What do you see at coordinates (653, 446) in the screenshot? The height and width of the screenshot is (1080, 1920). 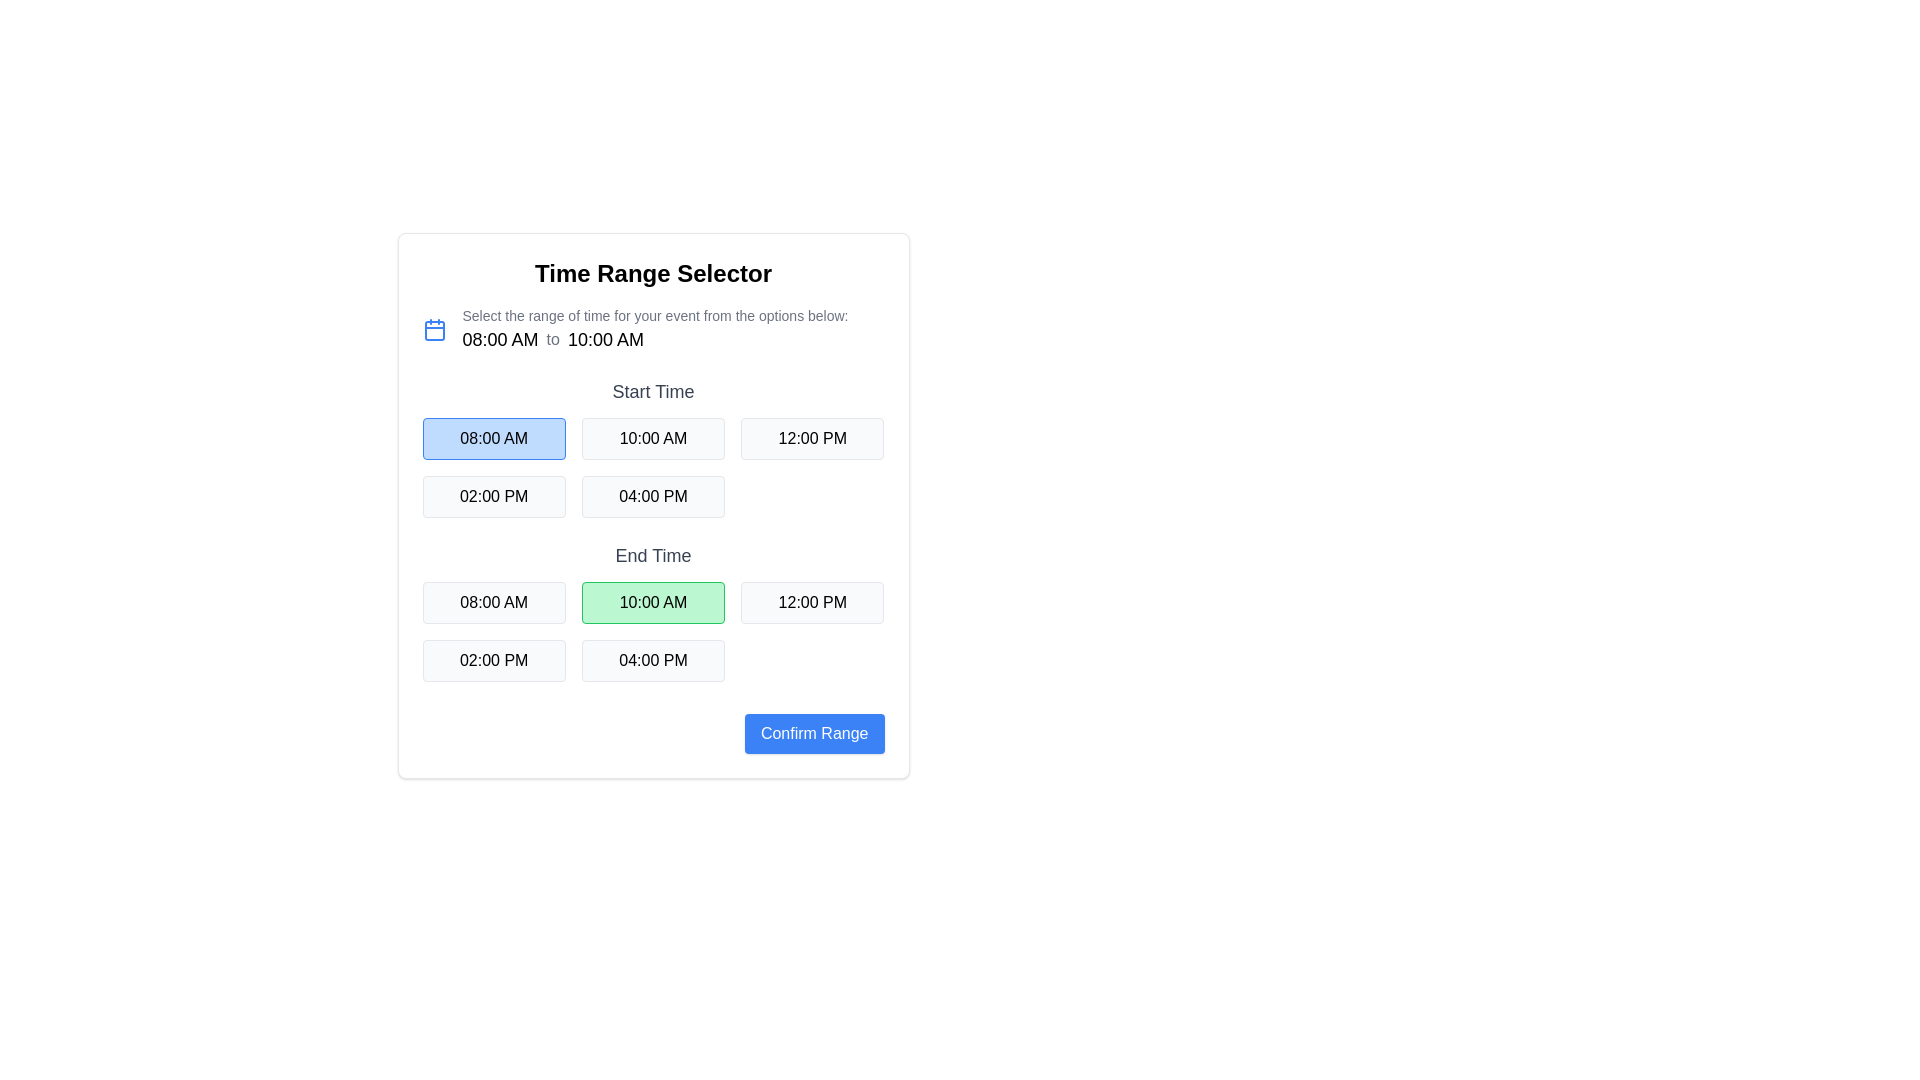 I see `the button that allows users to select '10:00 AM' as the start time for an event, located between '08:00 AM' and '12:00 PM'` at bounding box center [653, 446].